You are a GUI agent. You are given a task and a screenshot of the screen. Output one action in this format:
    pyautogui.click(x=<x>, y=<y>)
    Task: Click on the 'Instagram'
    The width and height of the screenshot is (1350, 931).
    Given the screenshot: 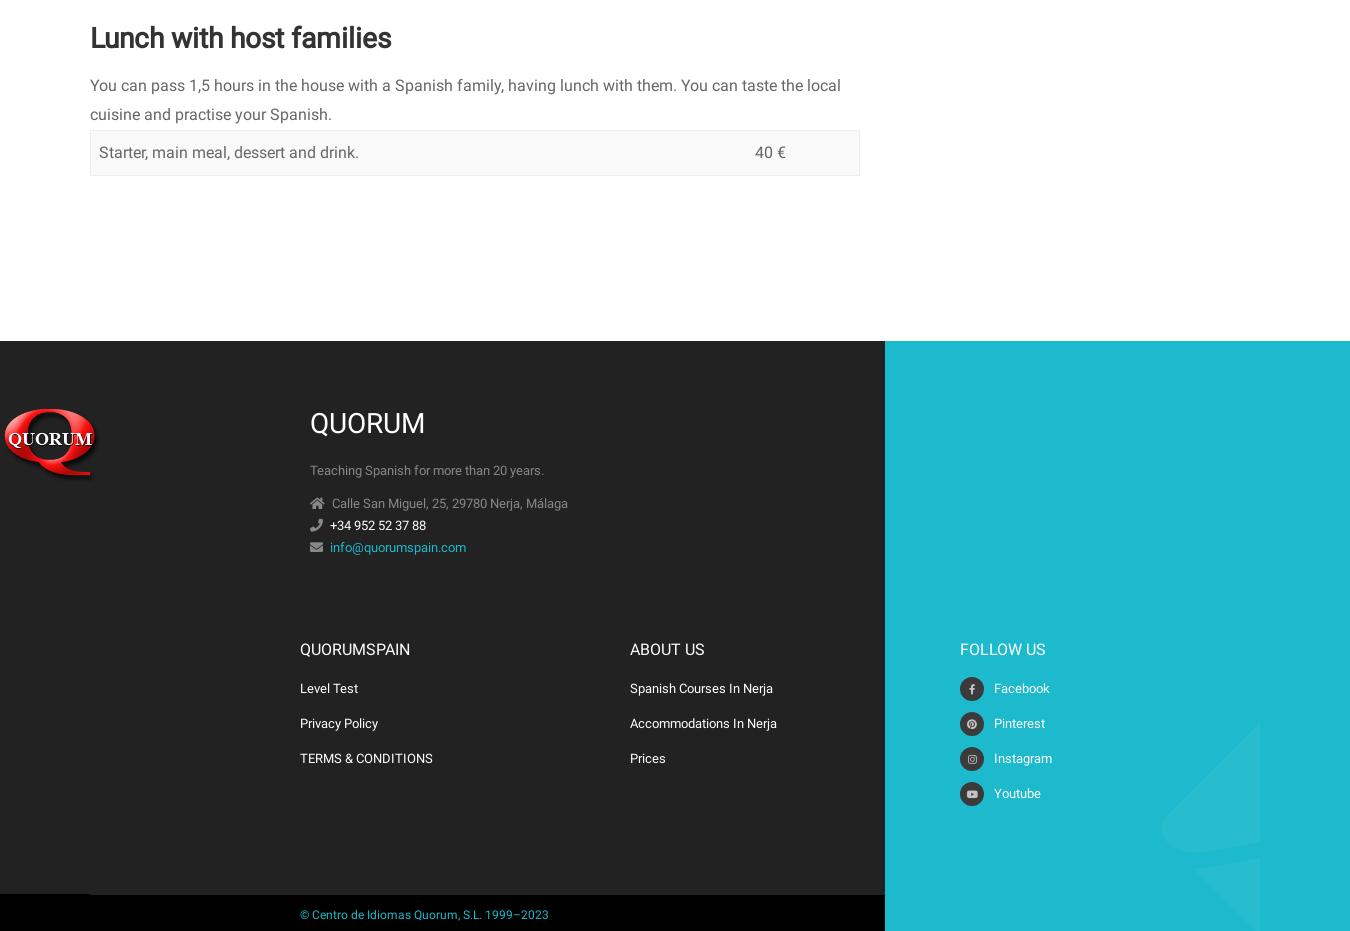 What is the action you would take?
    pyautogui.click(x=1023, y=758)
    